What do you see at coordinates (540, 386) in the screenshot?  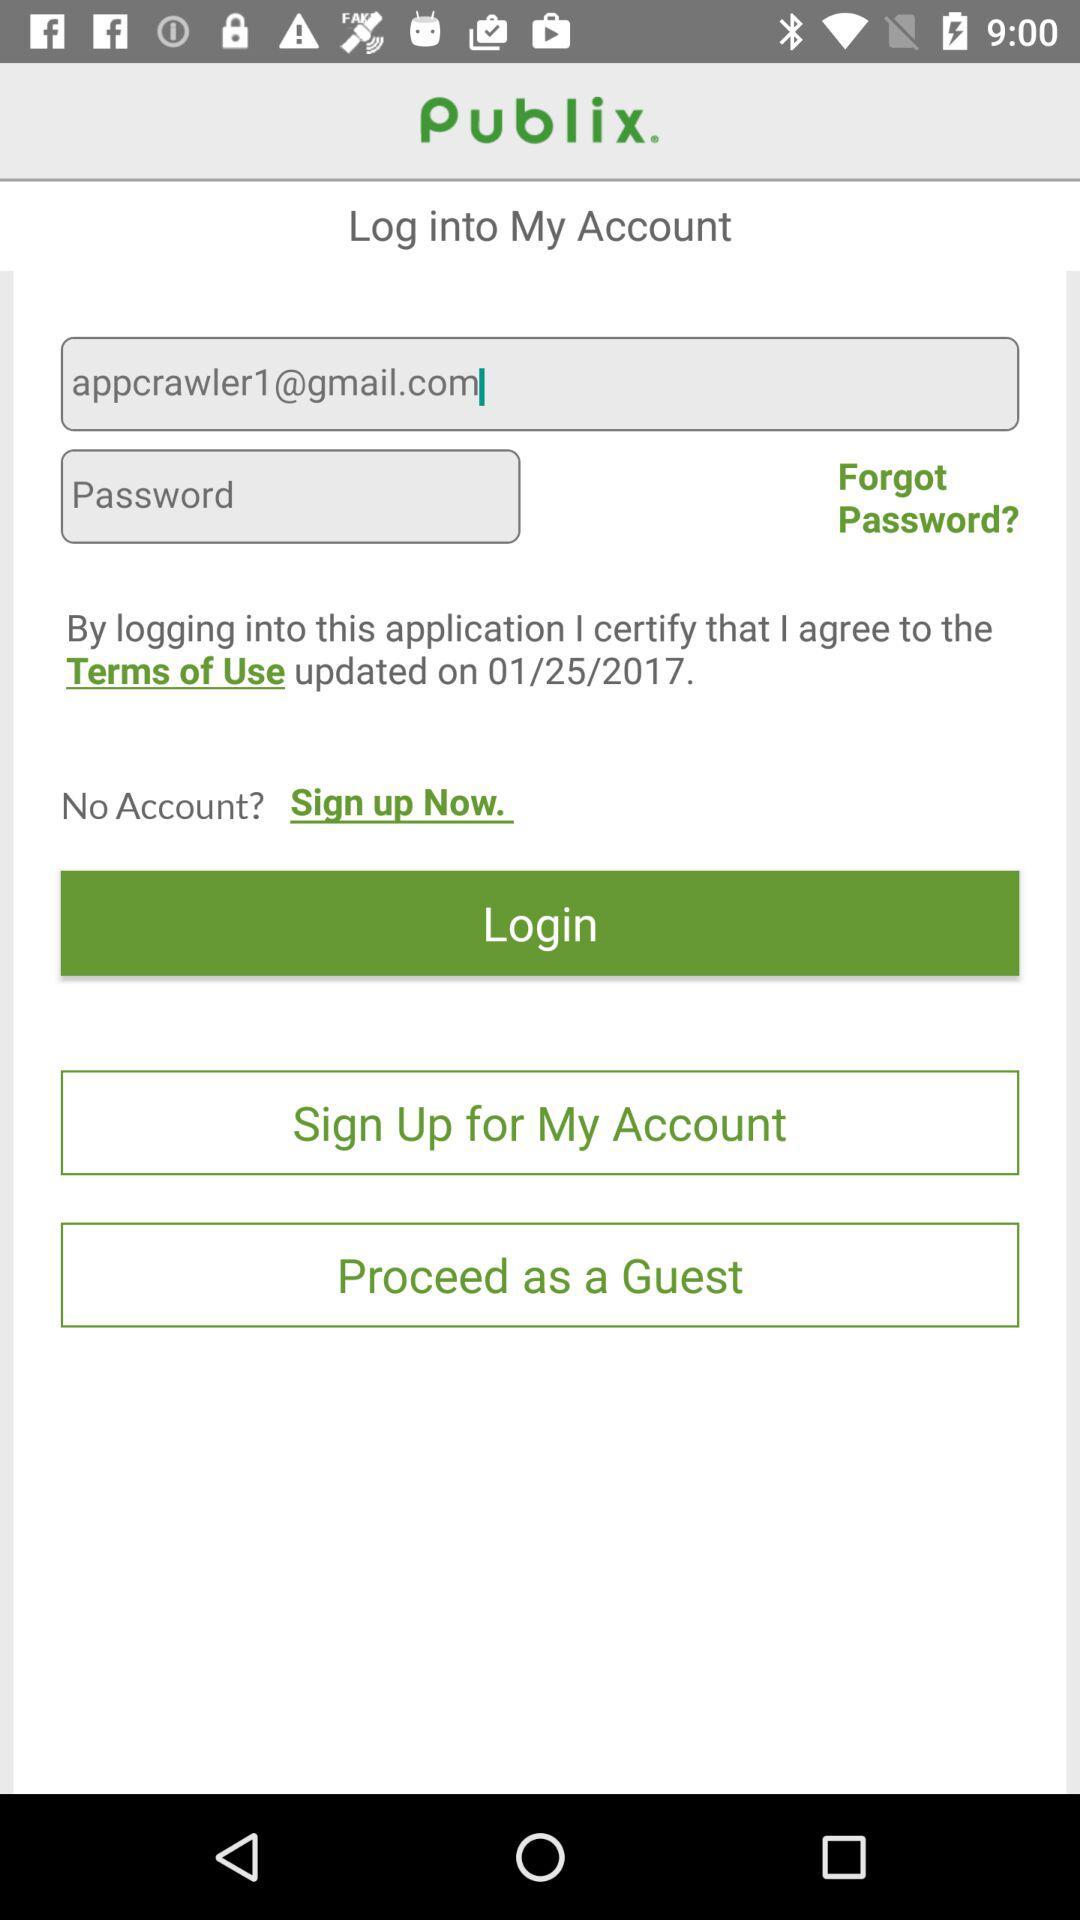 I see `appcrawler1@gmail.com` at bounding box center [540, 386].